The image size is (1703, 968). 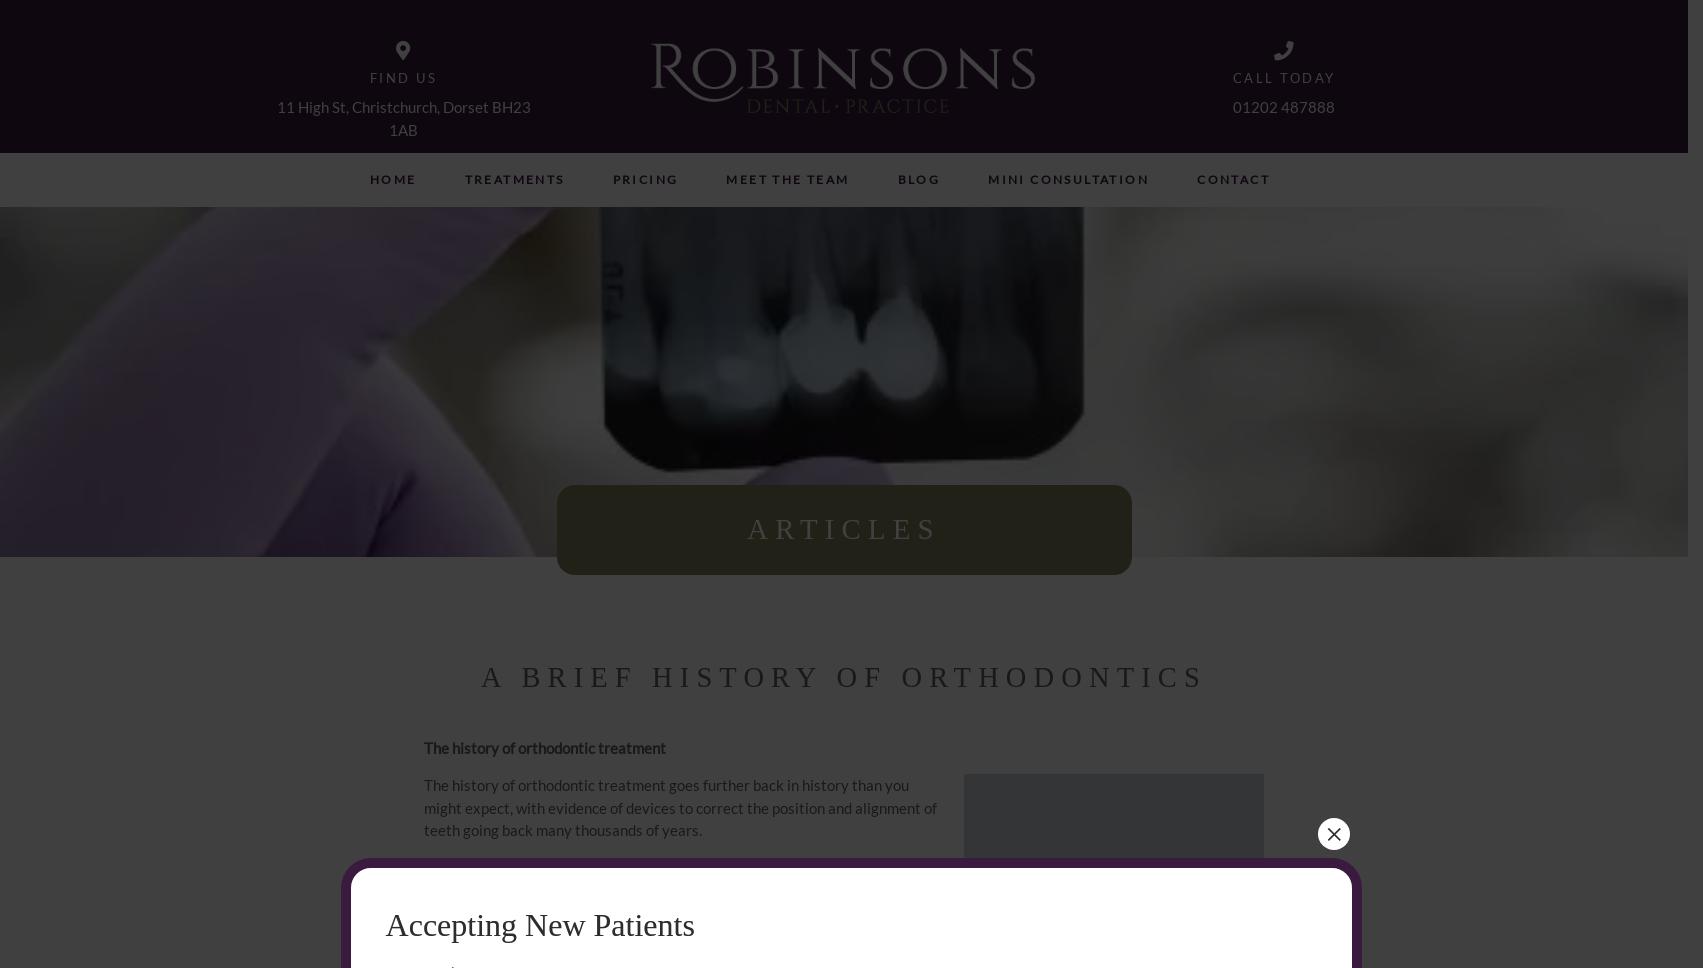 I want to click on 'Home', so click(x=393, y=179).